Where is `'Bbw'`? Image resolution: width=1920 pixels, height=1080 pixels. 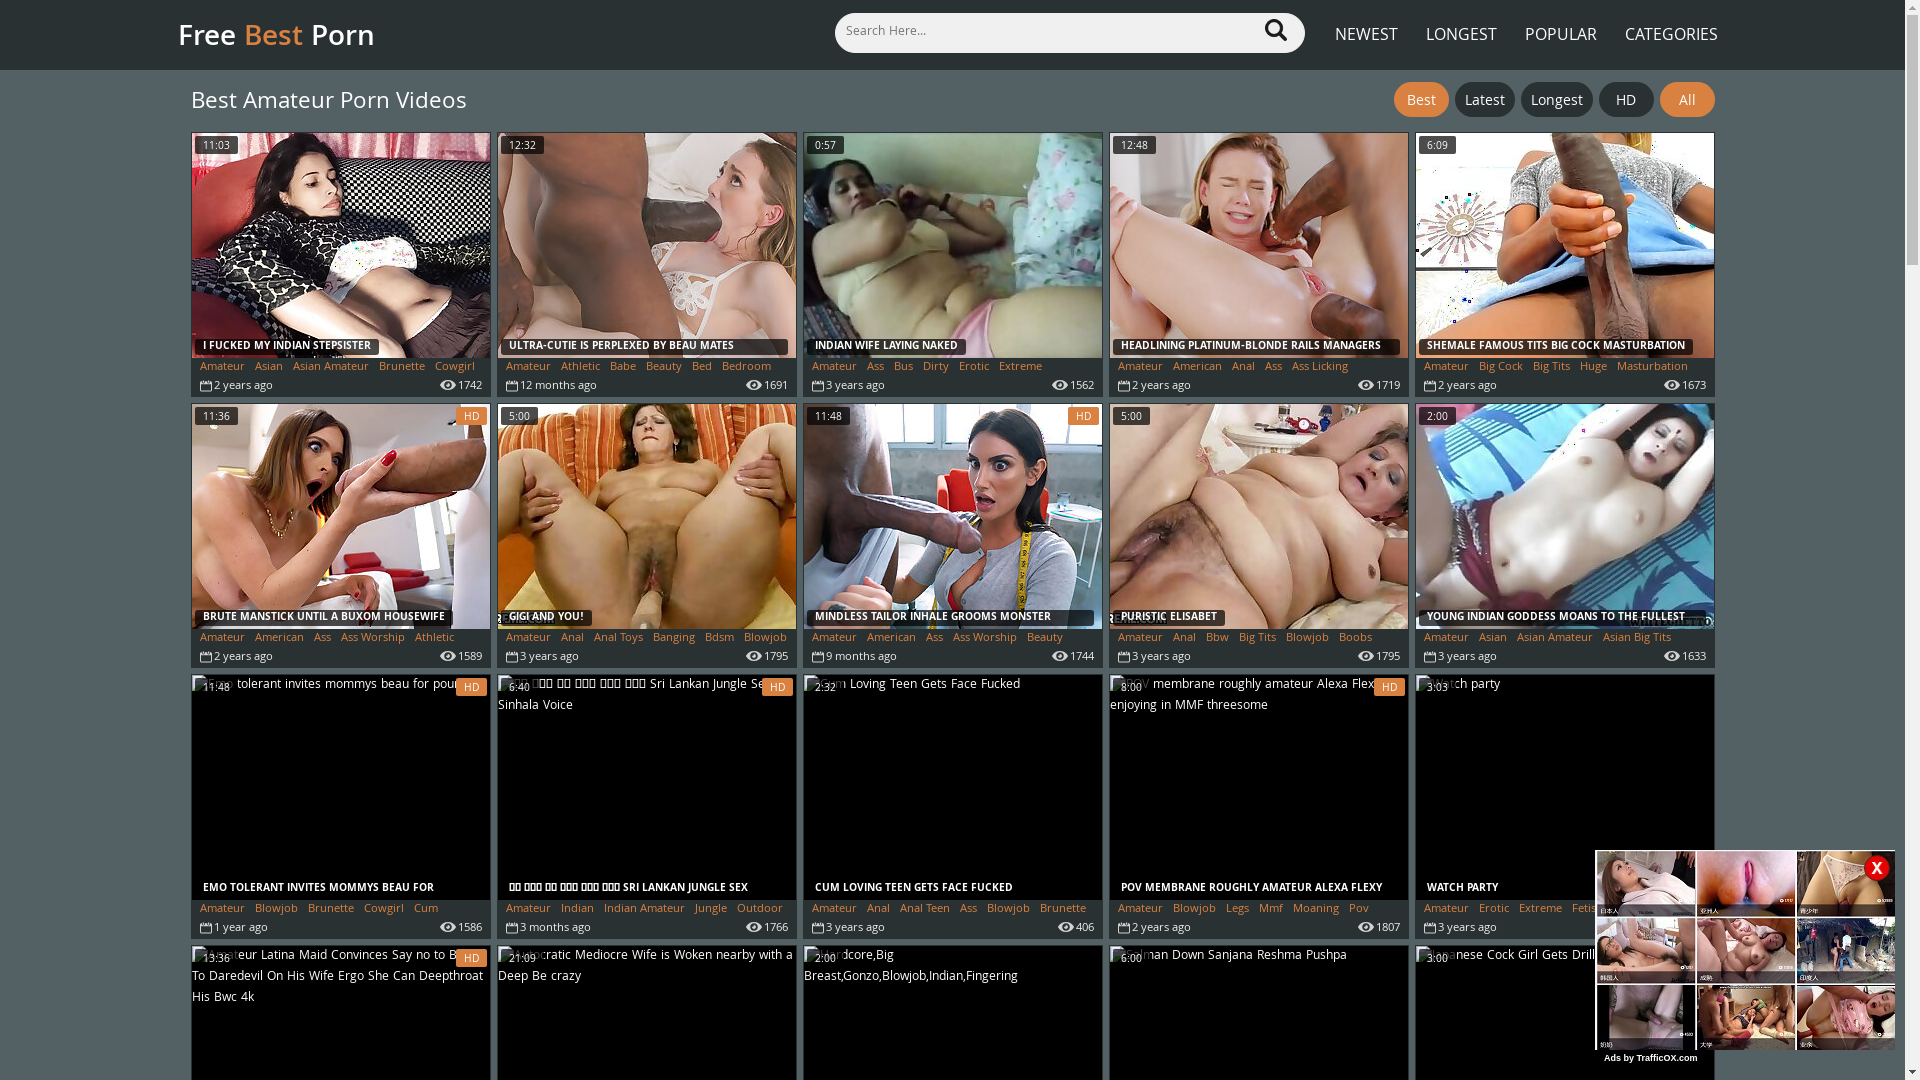 'Bbw' is located at coordinates (1216, 638).